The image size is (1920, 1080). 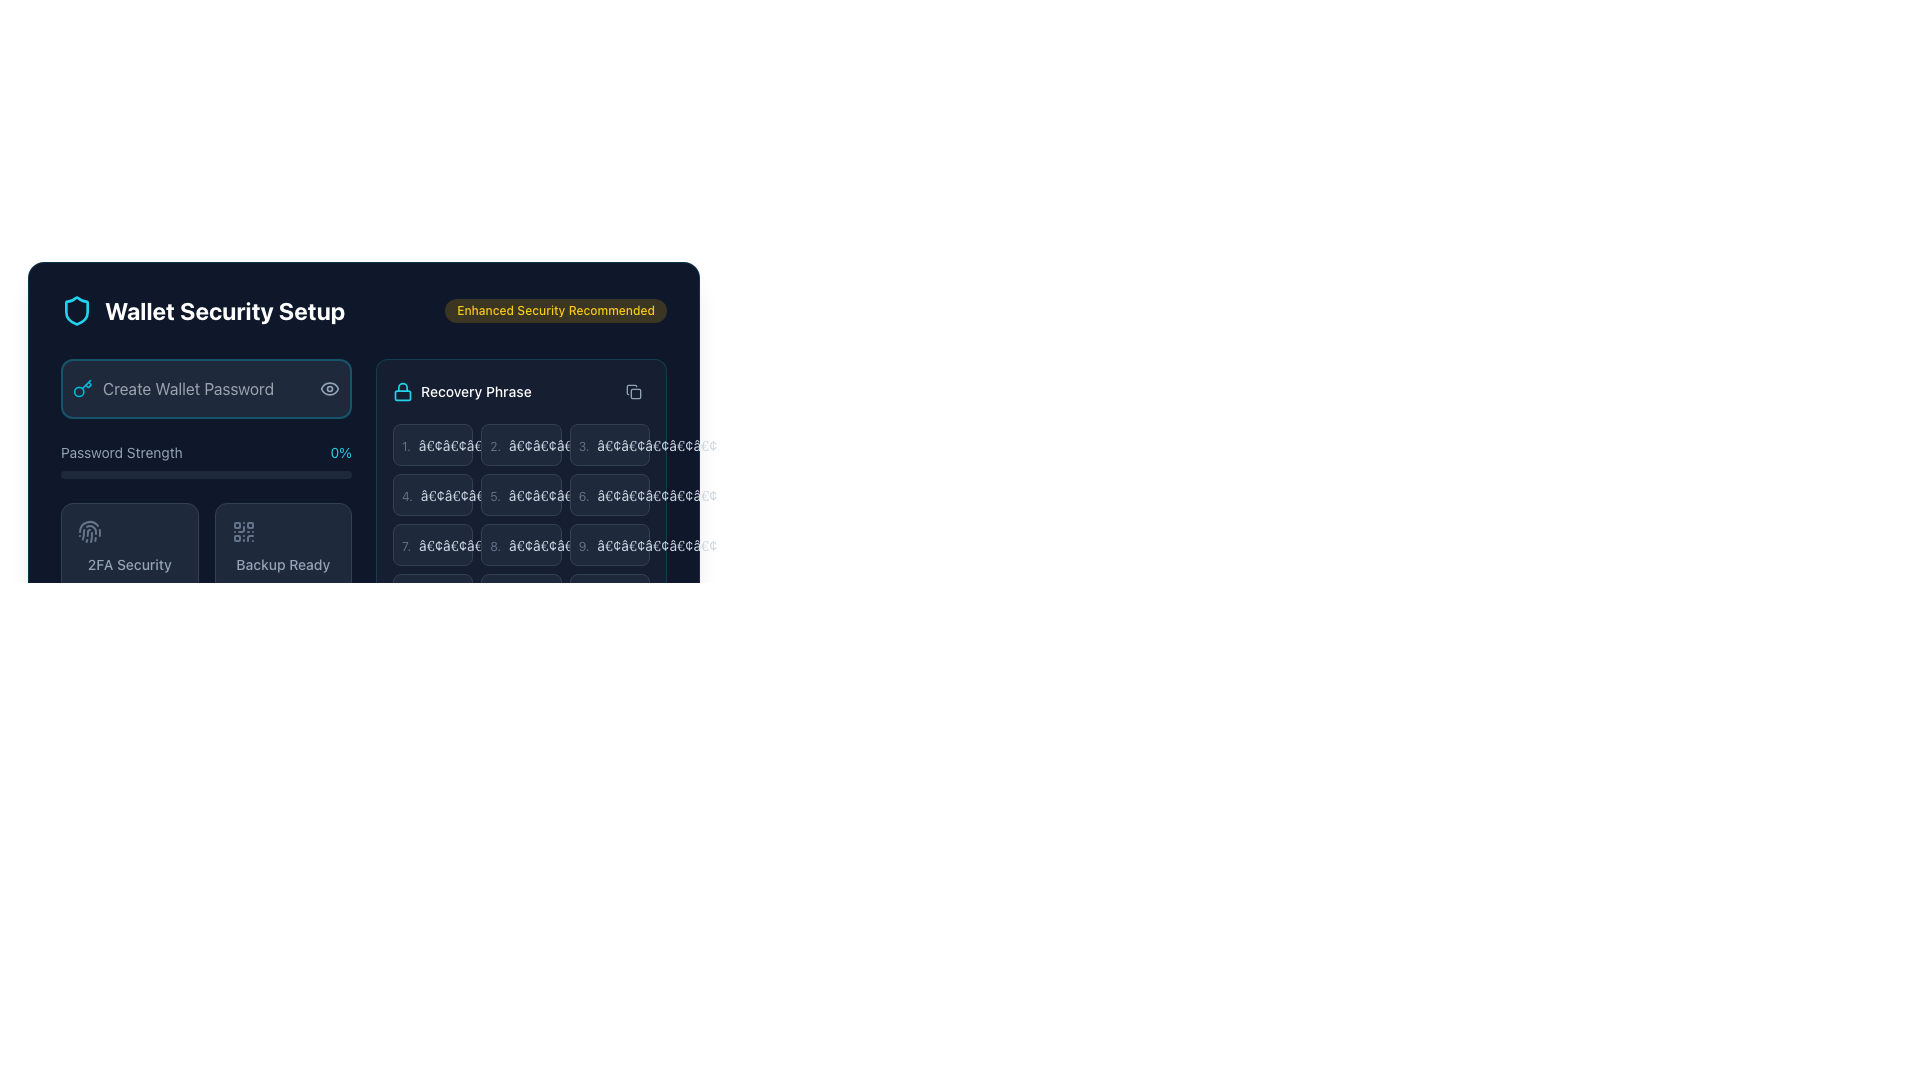 What do you see at coordinates (89, 531) in the screenshot?
I see `the fingerprint icon inside the '2FA Security' card in the 'Wallet Security Setup' section to interact with biometric security settings` at bounding box center [89, 531].